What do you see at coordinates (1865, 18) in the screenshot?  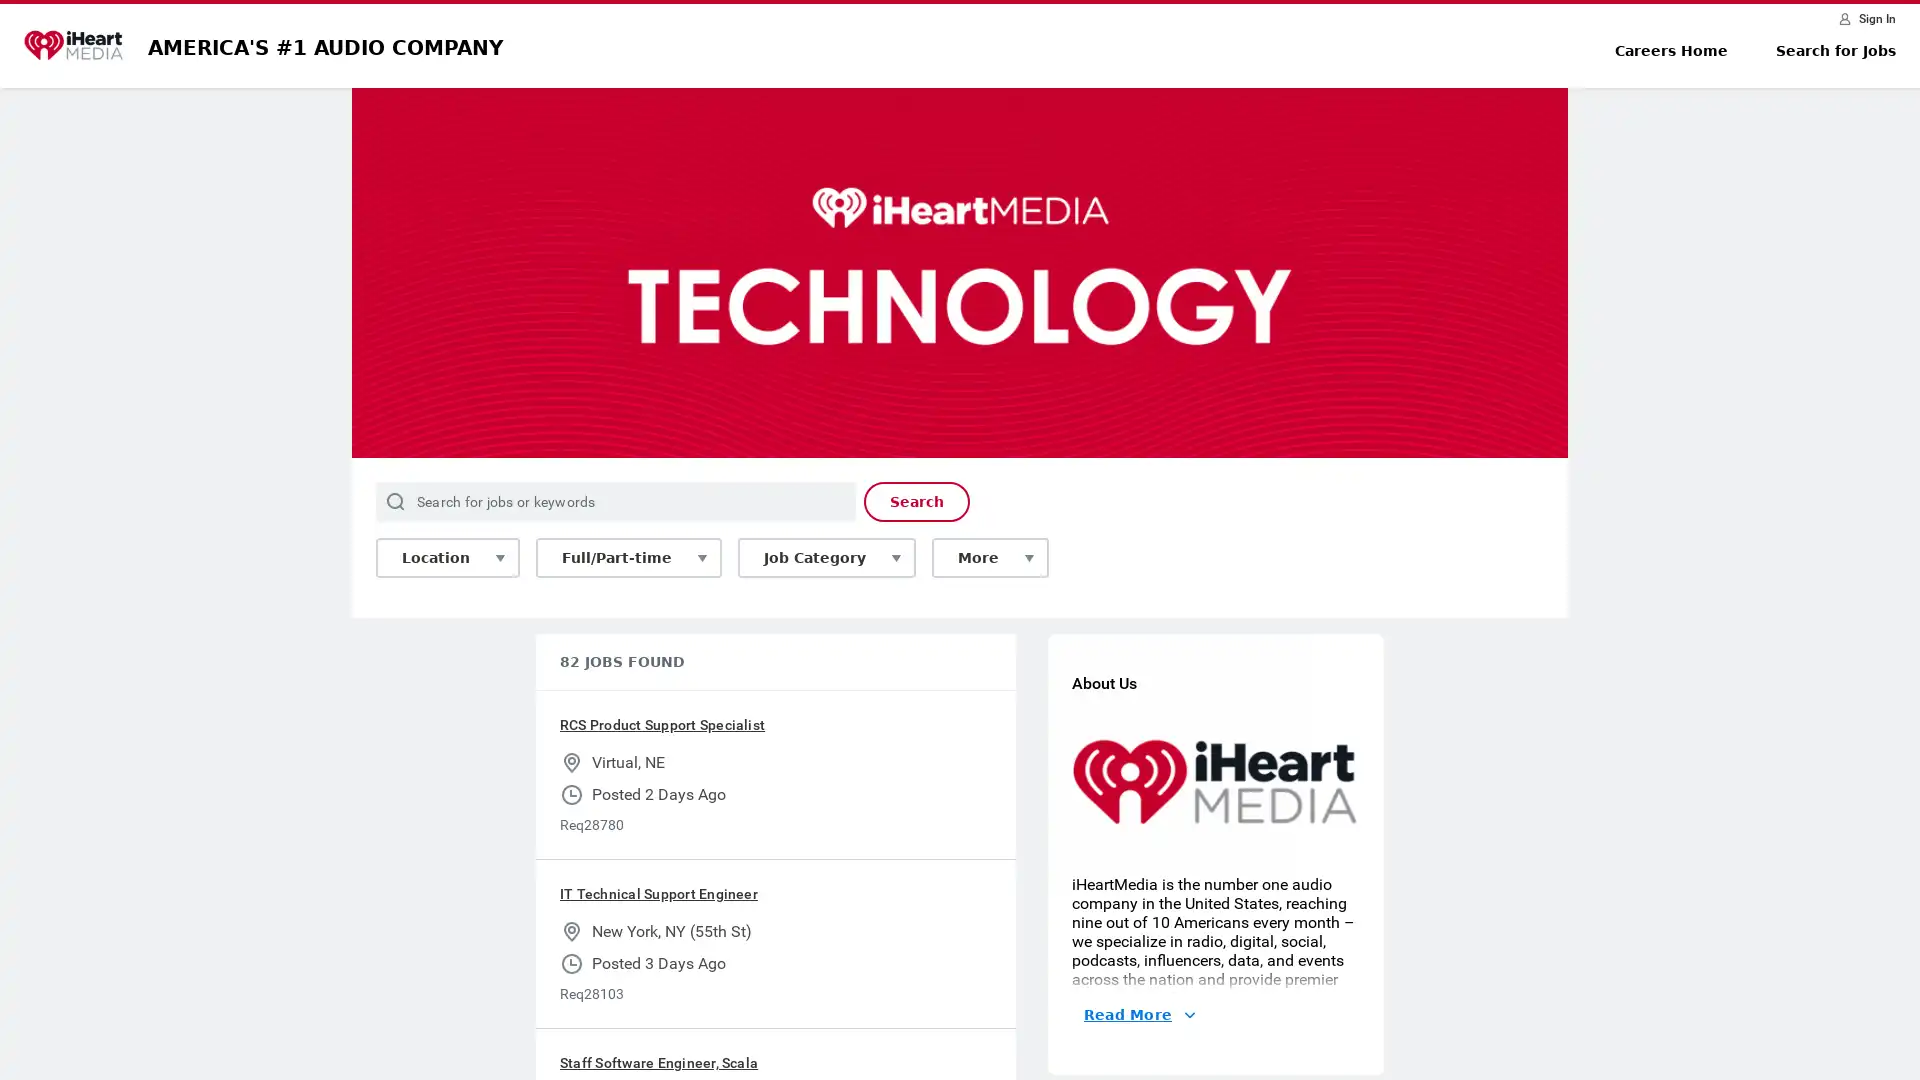 I see `Sign In` at bounding box center [1865, 18].